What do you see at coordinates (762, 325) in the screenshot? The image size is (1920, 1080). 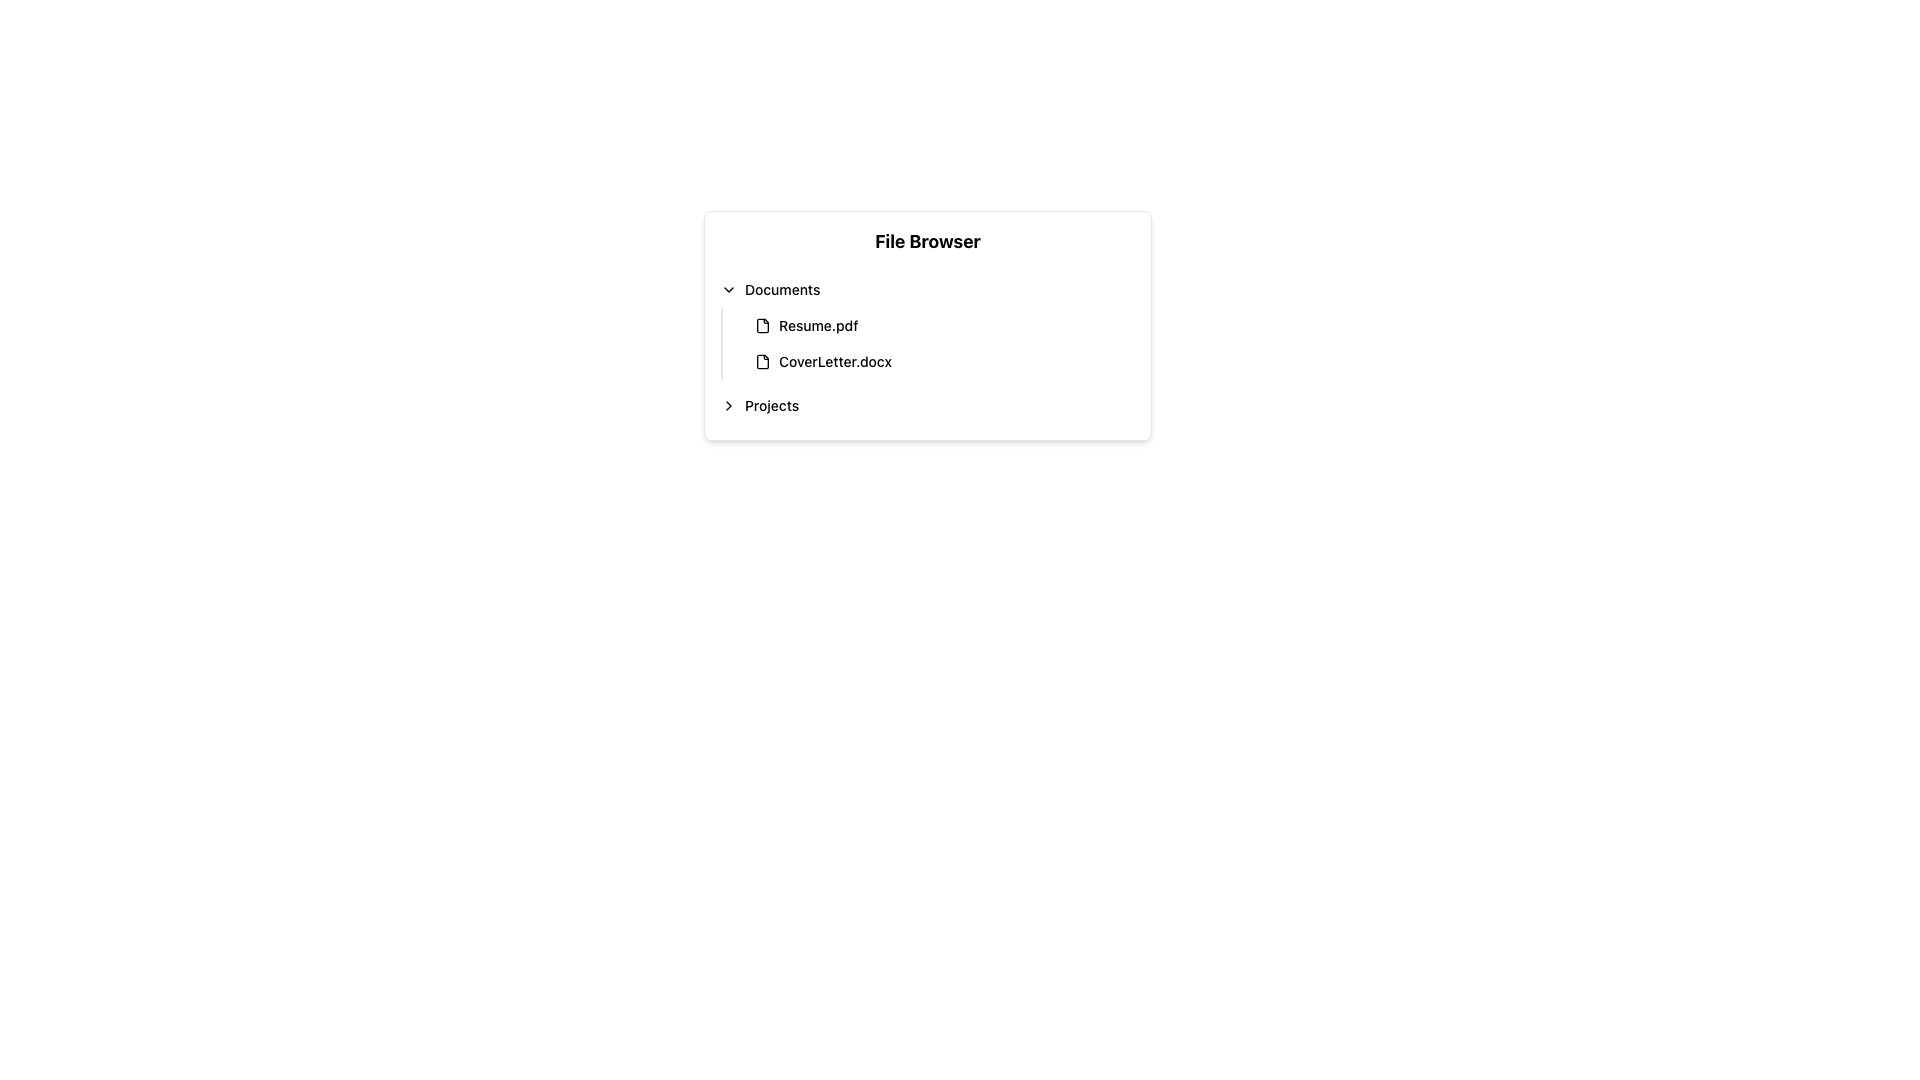 I see `the appearance of the file icon located to the left of 'Resume.pdf' in the Documents section of the file browser` at bounding box center [762, 325].